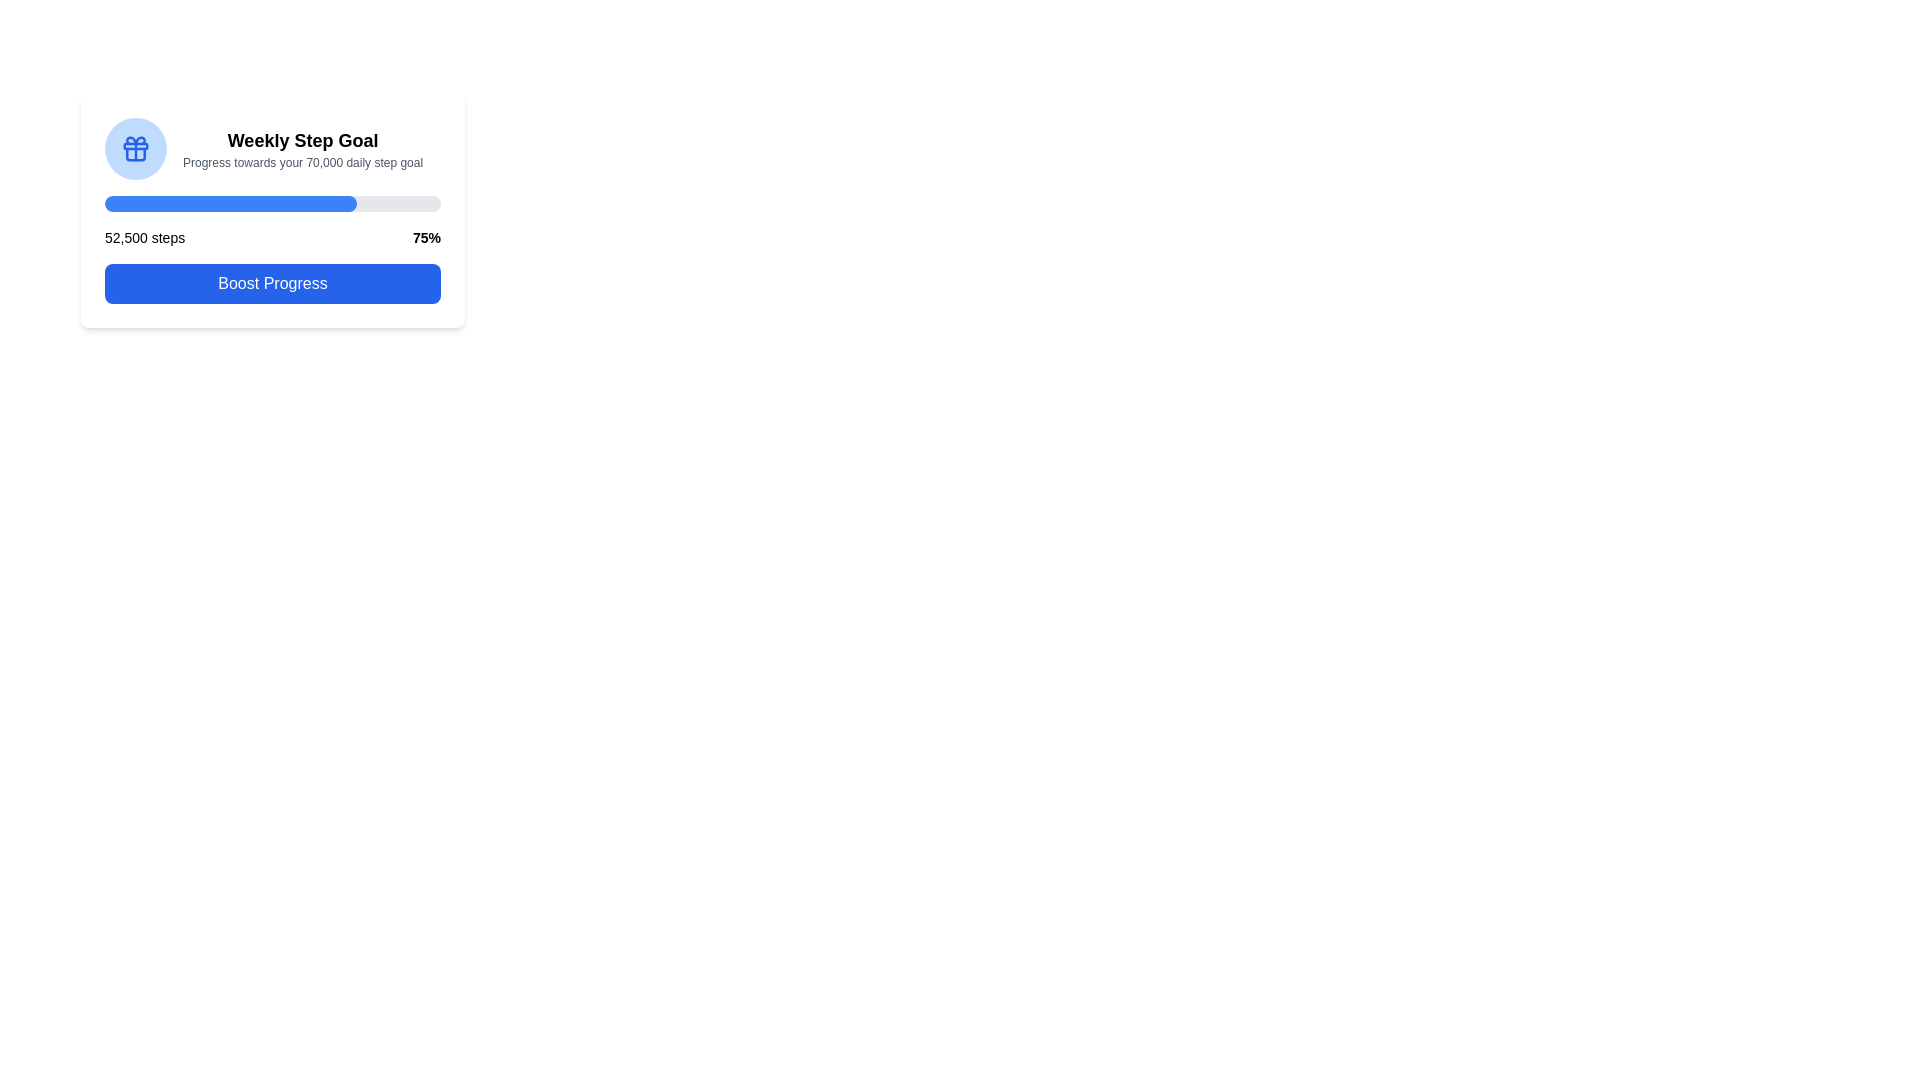 Image resolution: width=1920 pixels, height=1080 pixels. What do you see at coordinates (144, 237) in the screenshot?
I see `the text label displaying '52,500 steps' which is located on the left side of the progress summary component` at bounding box center [144, 237].